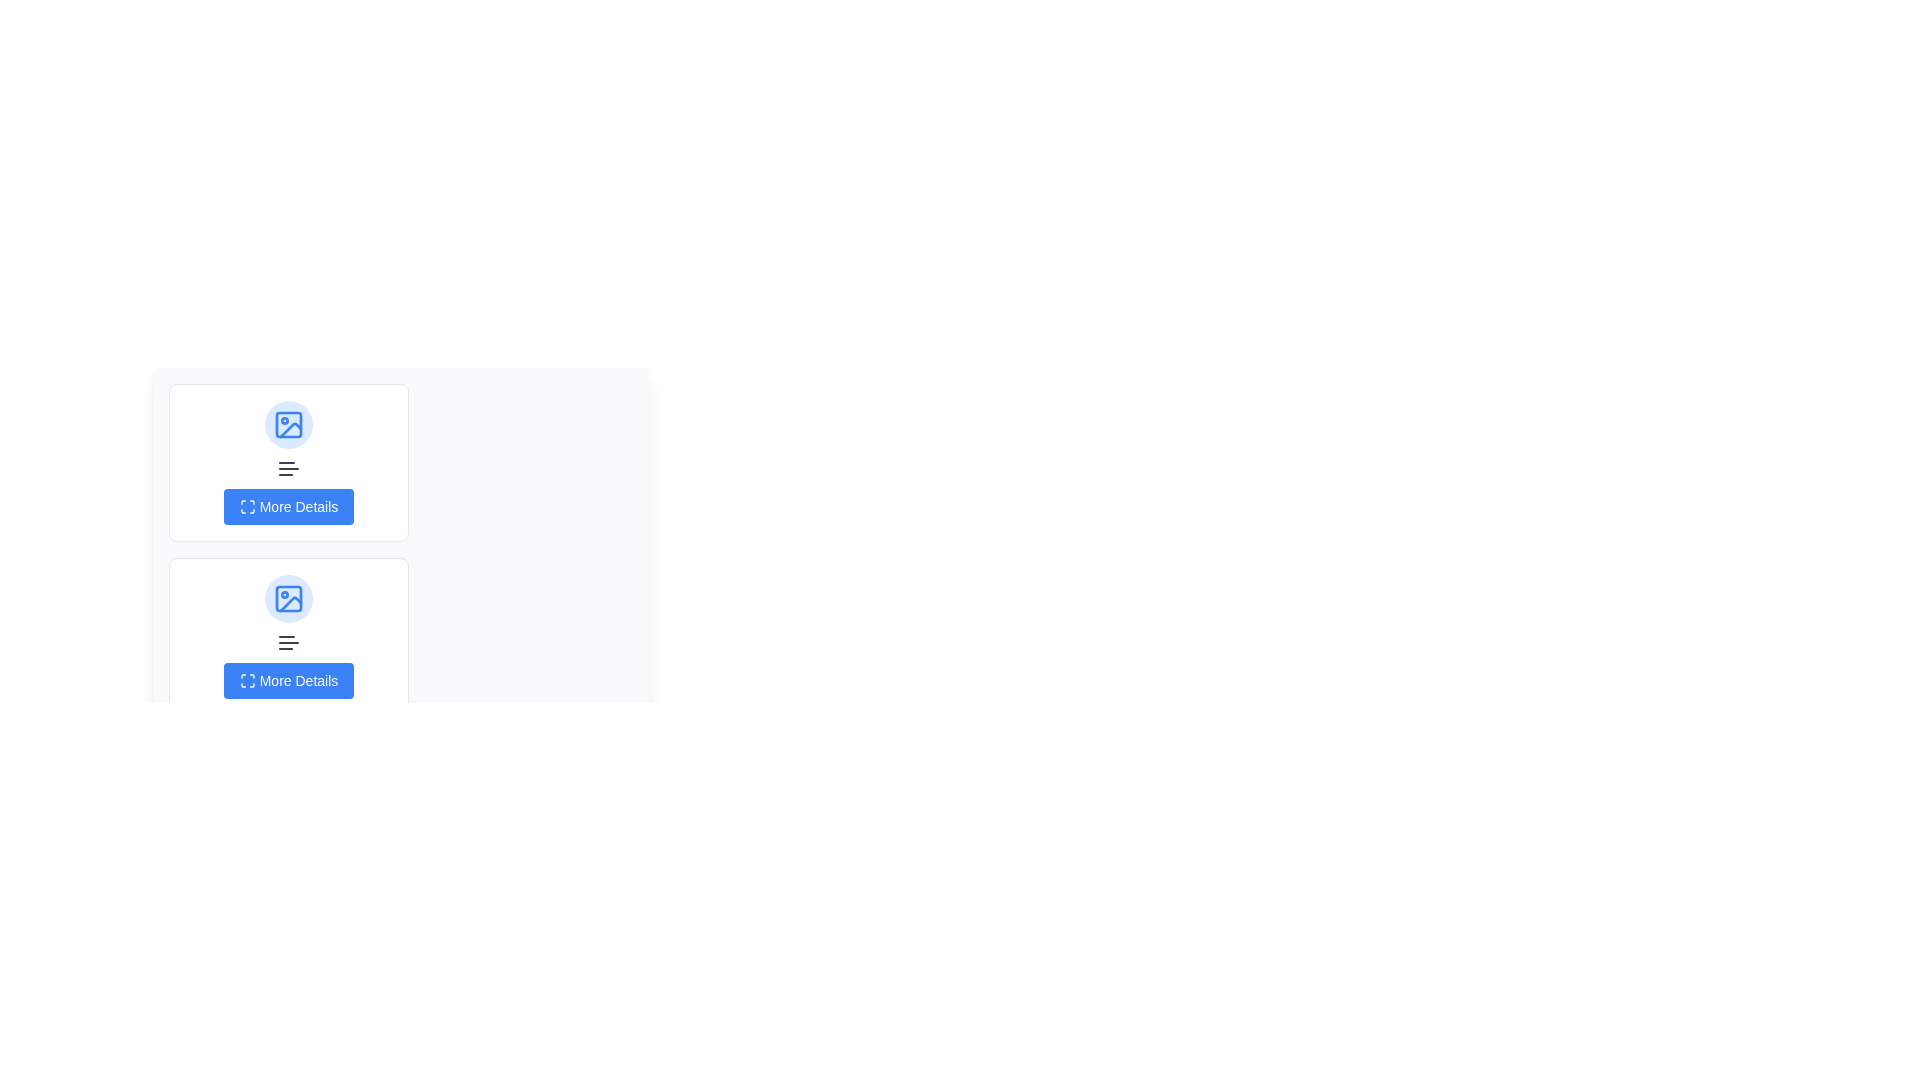  I want to click on the navigation button located below 'Item 2' in the vertically stacked list, so click(287, 680).